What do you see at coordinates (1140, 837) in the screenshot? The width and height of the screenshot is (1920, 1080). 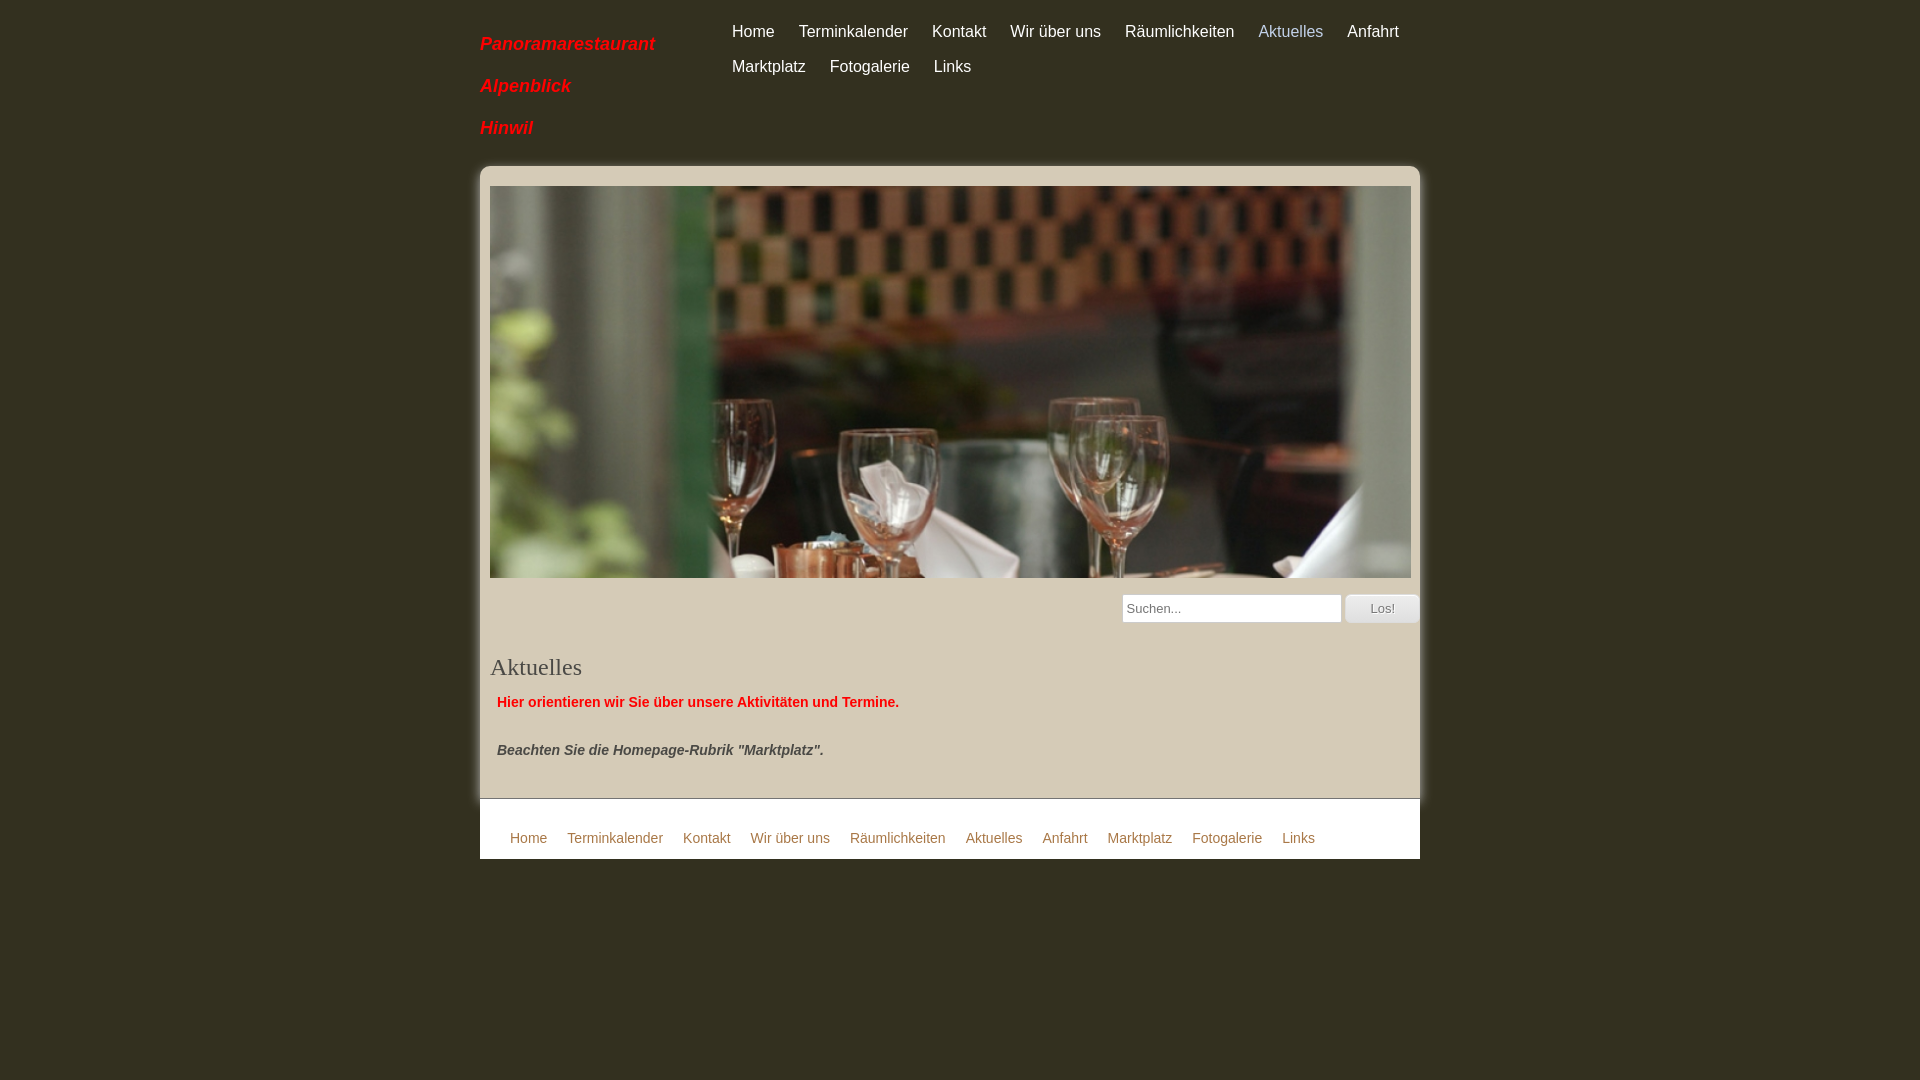 I see `'Marktplatz'` at bounding box center [1140, 837].